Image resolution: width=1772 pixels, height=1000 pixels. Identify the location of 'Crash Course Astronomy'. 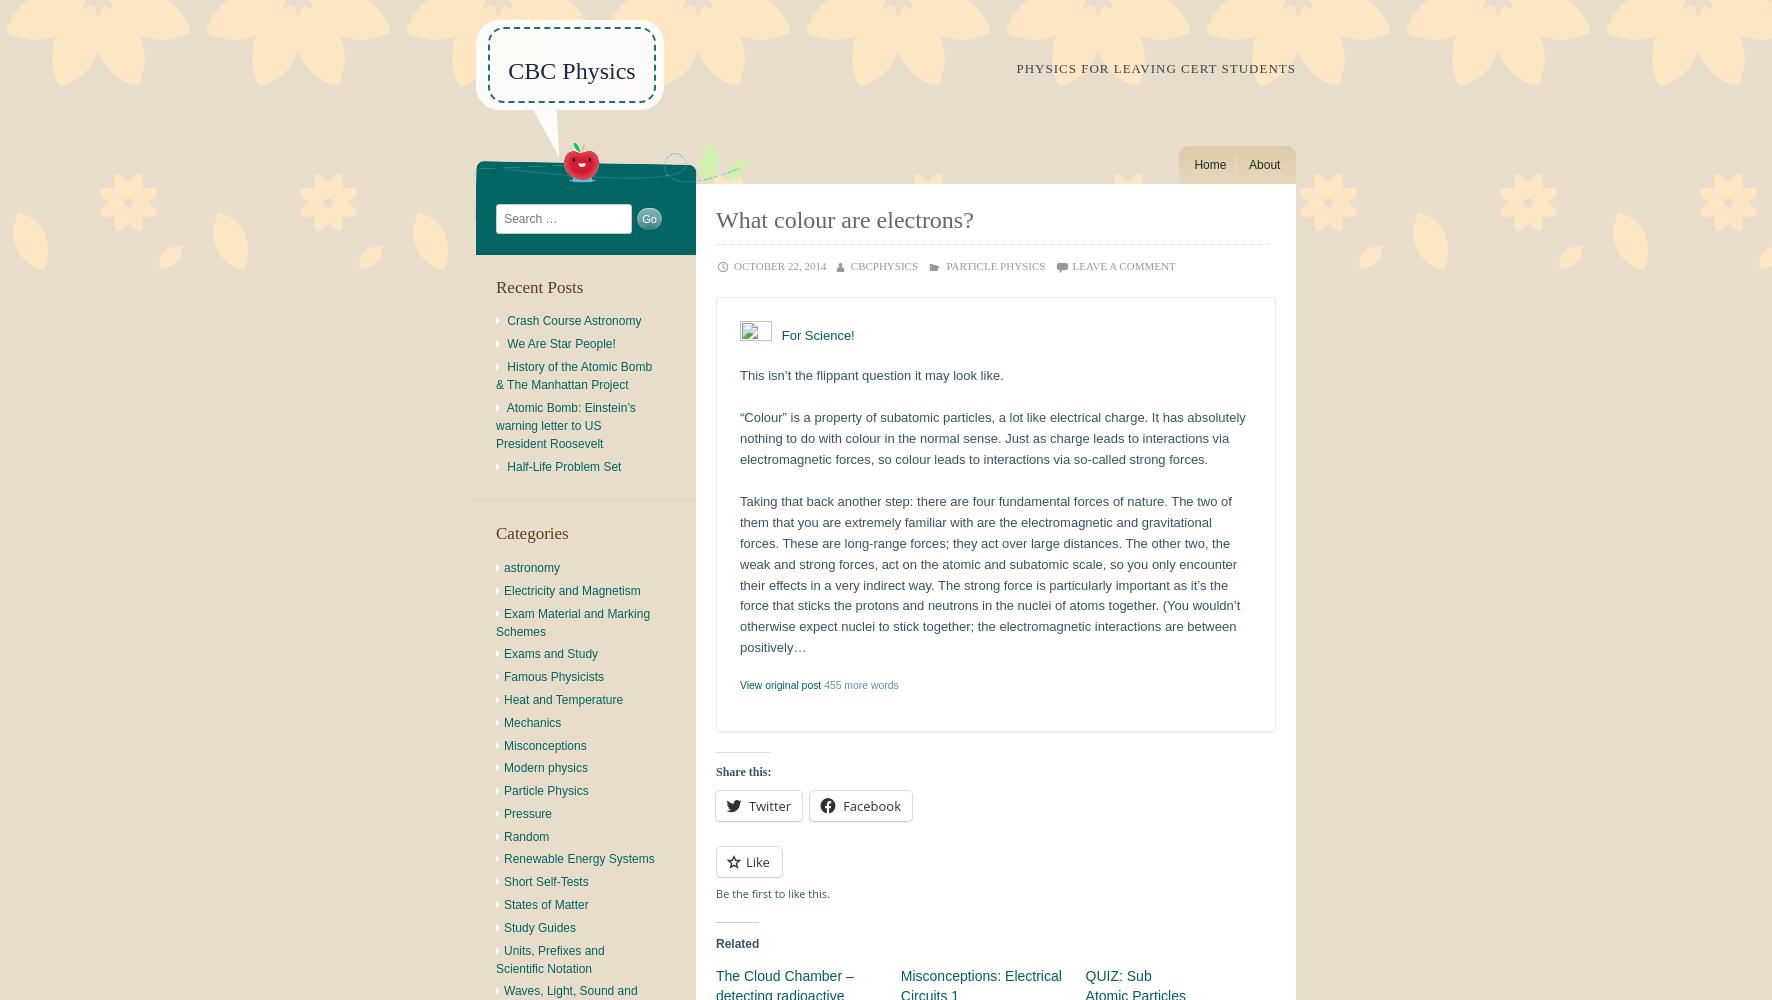
(505, 320).